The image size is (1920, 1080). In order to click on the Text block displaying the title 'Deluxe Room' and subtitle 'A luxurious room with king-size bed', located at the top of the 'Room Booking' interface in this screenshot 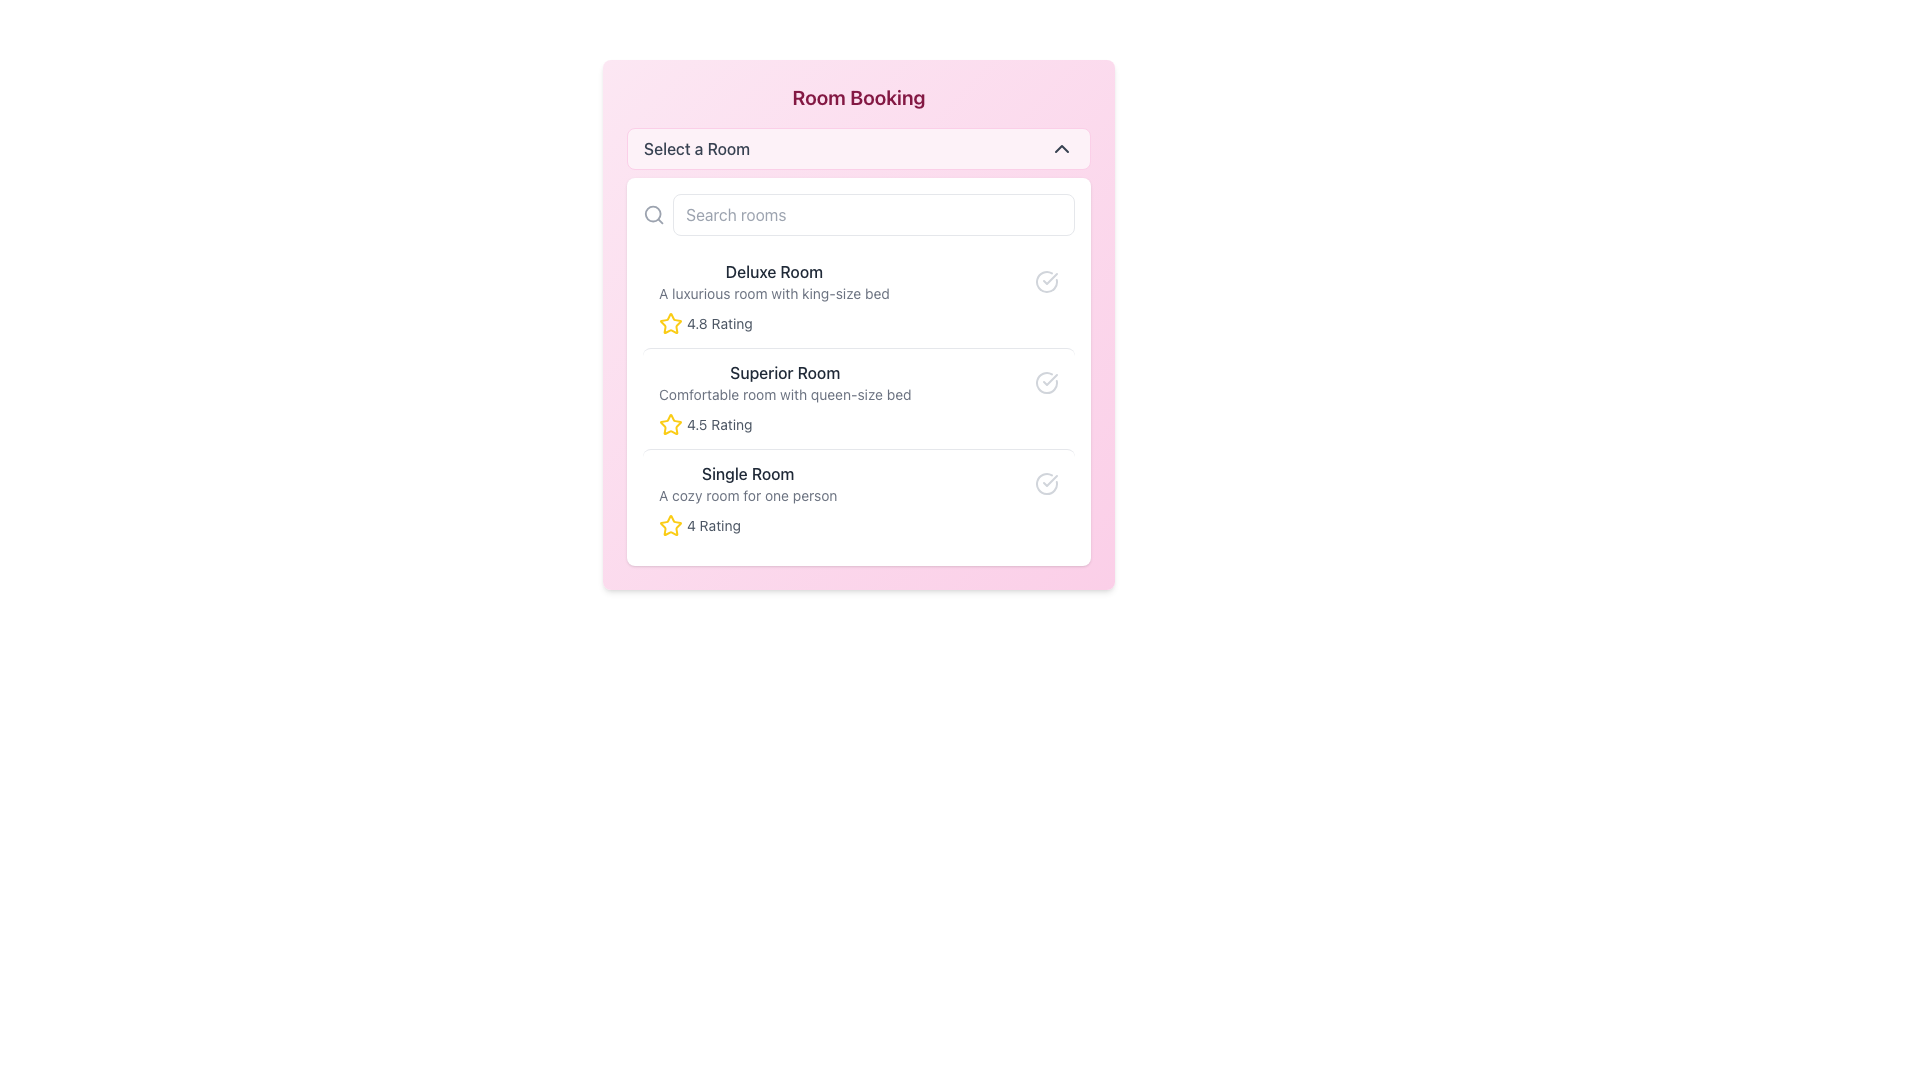, I will do `click(773, 281)`.